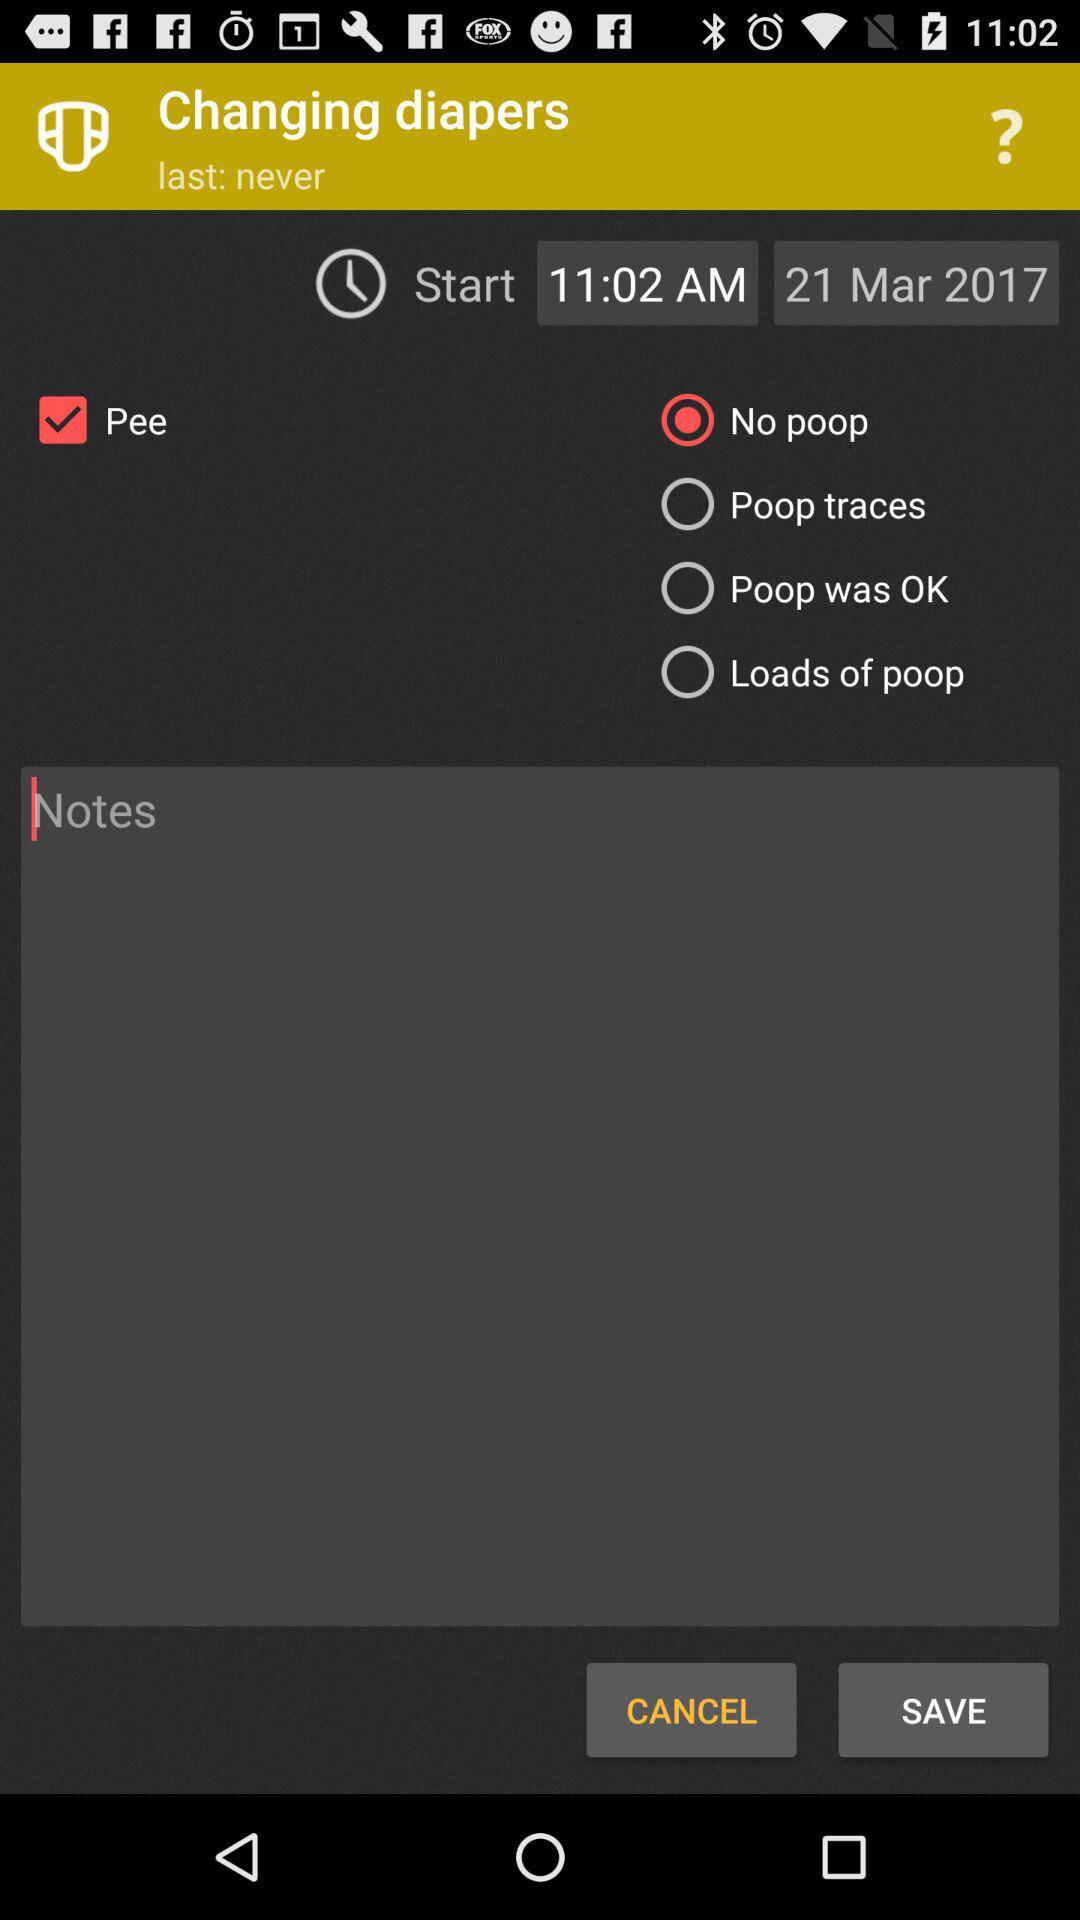  Describe the element at coordinates (804, 672) in the screenshot. I see `icon on the right` at that location.